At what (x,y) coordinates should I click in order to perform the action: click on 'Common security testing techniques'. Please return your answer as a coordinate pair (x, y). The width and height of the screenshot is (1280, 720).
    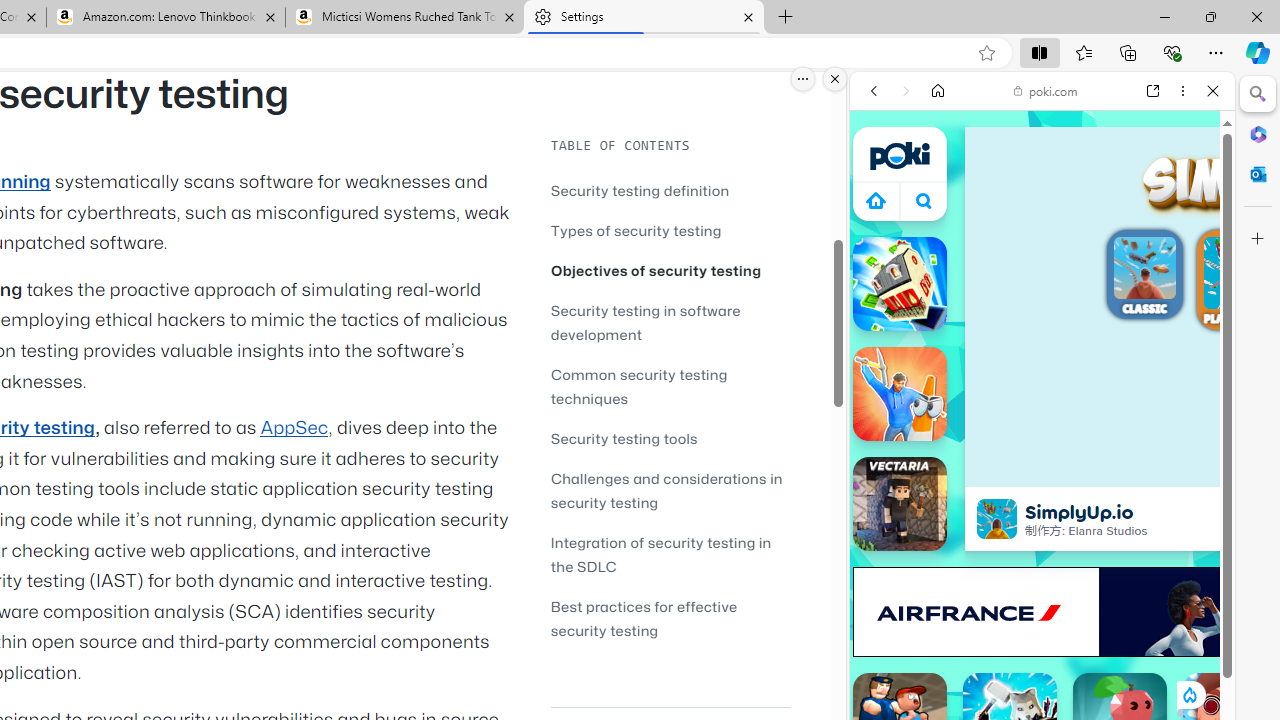
    Looking at the image, I should click on (670, 386).